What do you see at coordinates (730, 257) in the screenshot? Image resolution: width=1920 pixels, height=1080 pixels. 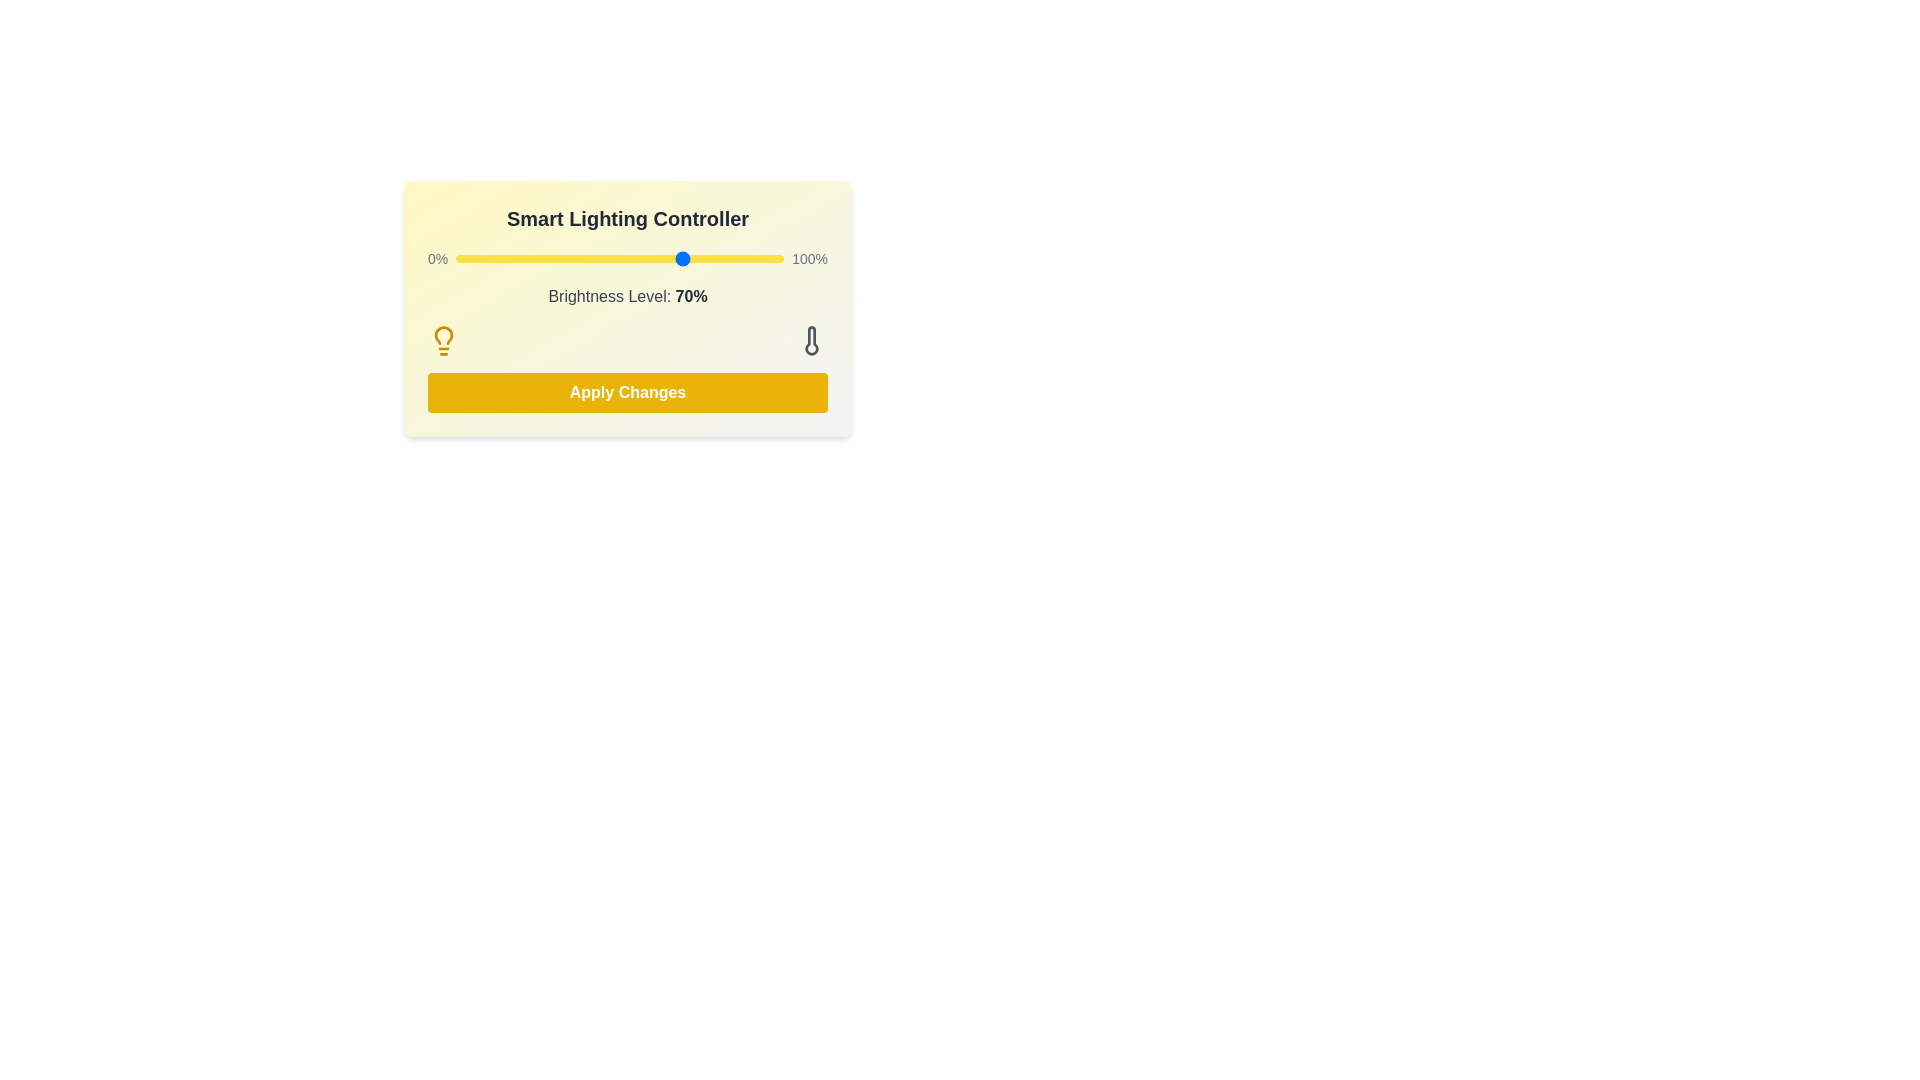 I see `the brightness slider to set the brightness to 84%` at bounding box center [730, 257].